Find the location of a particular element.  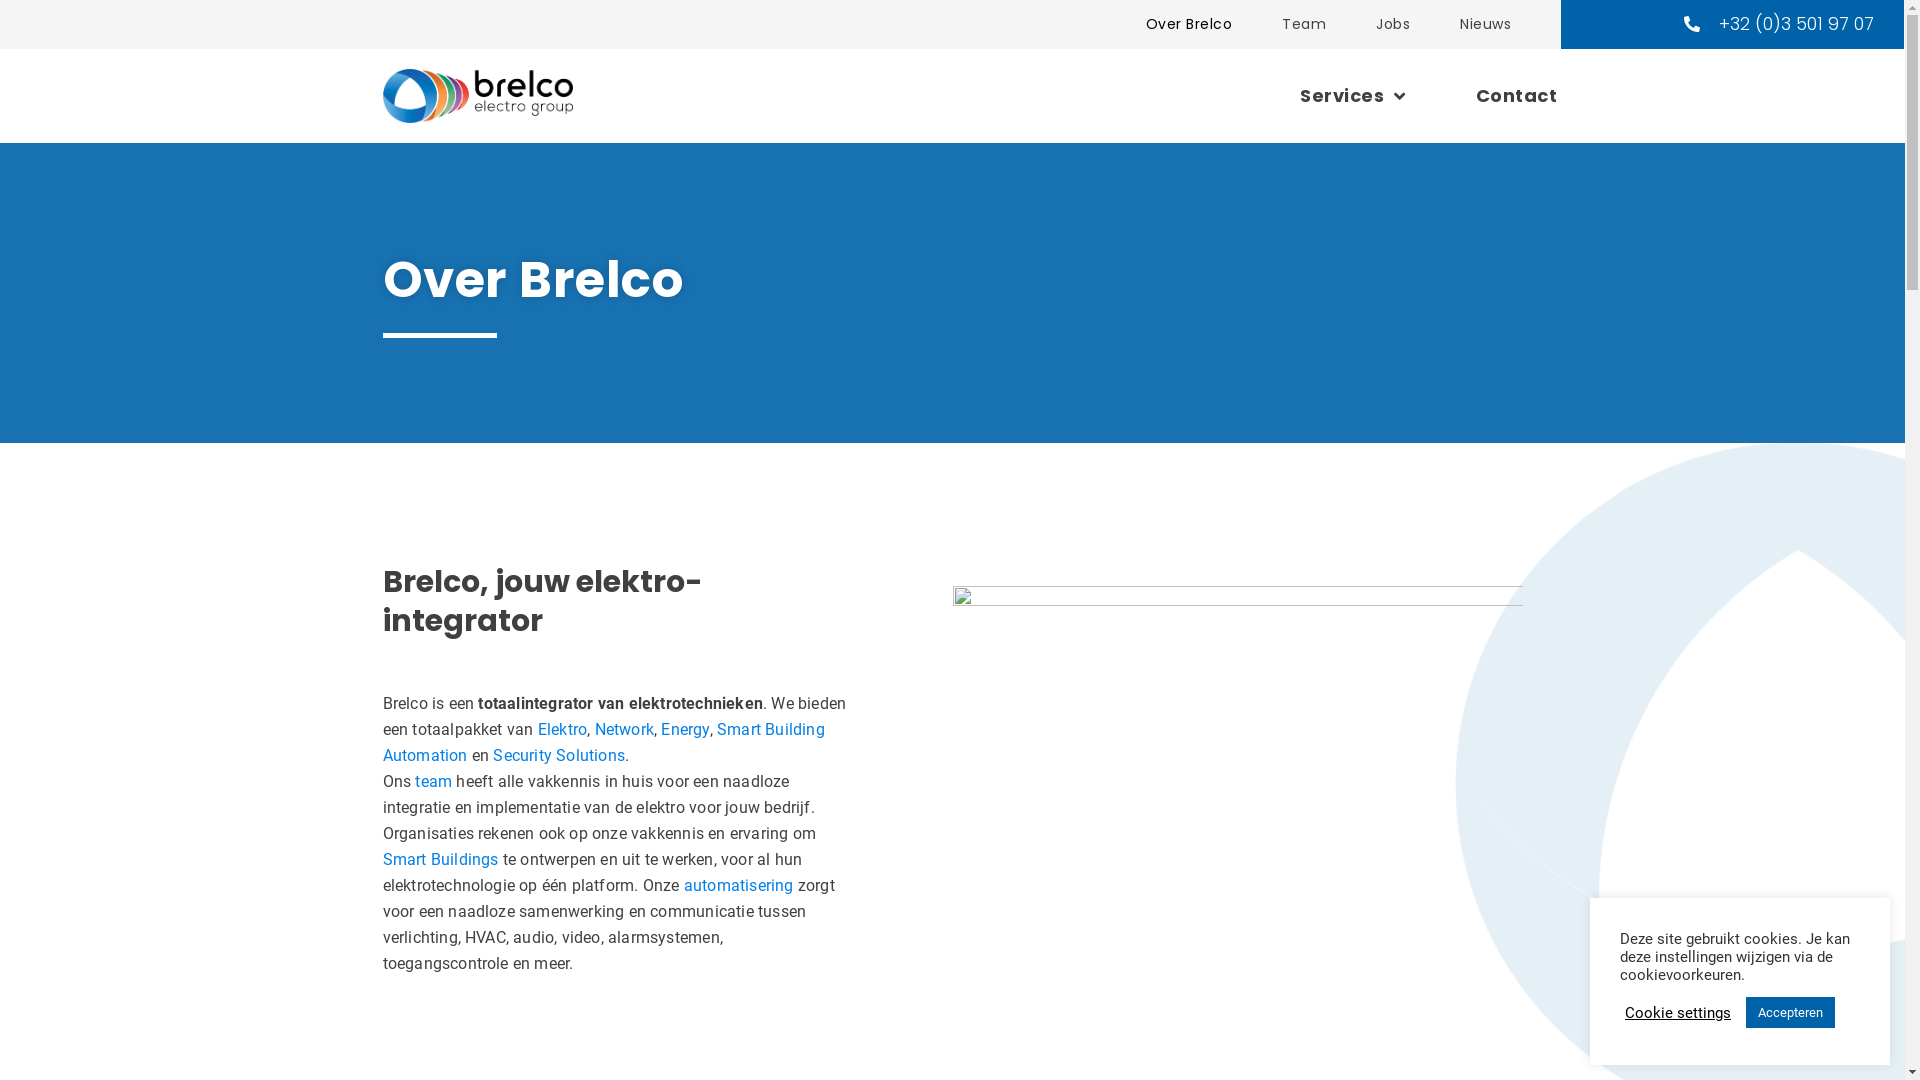

'Accepteren' is located at coordinates (1790, 1012).